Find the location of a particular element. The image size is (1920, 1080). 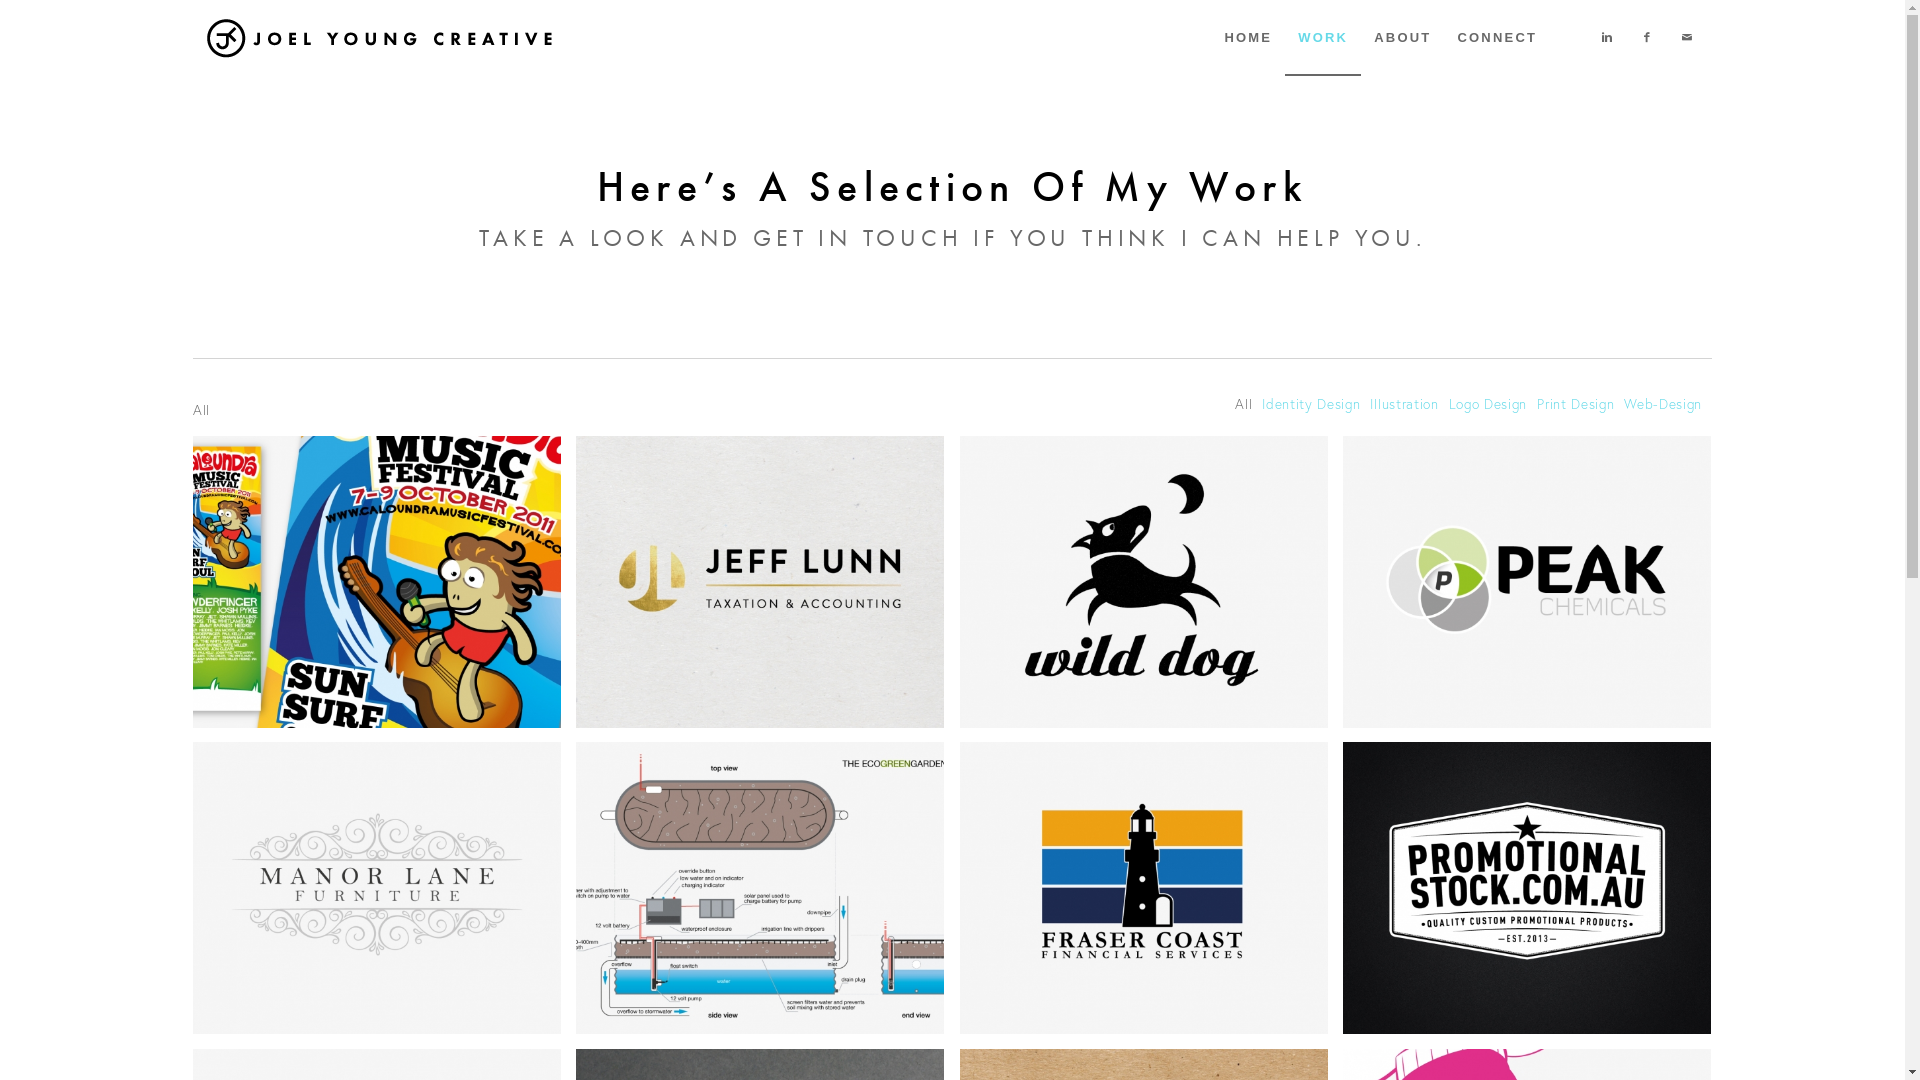

'fcfs-logo' is located at coordinates (1152, 894).